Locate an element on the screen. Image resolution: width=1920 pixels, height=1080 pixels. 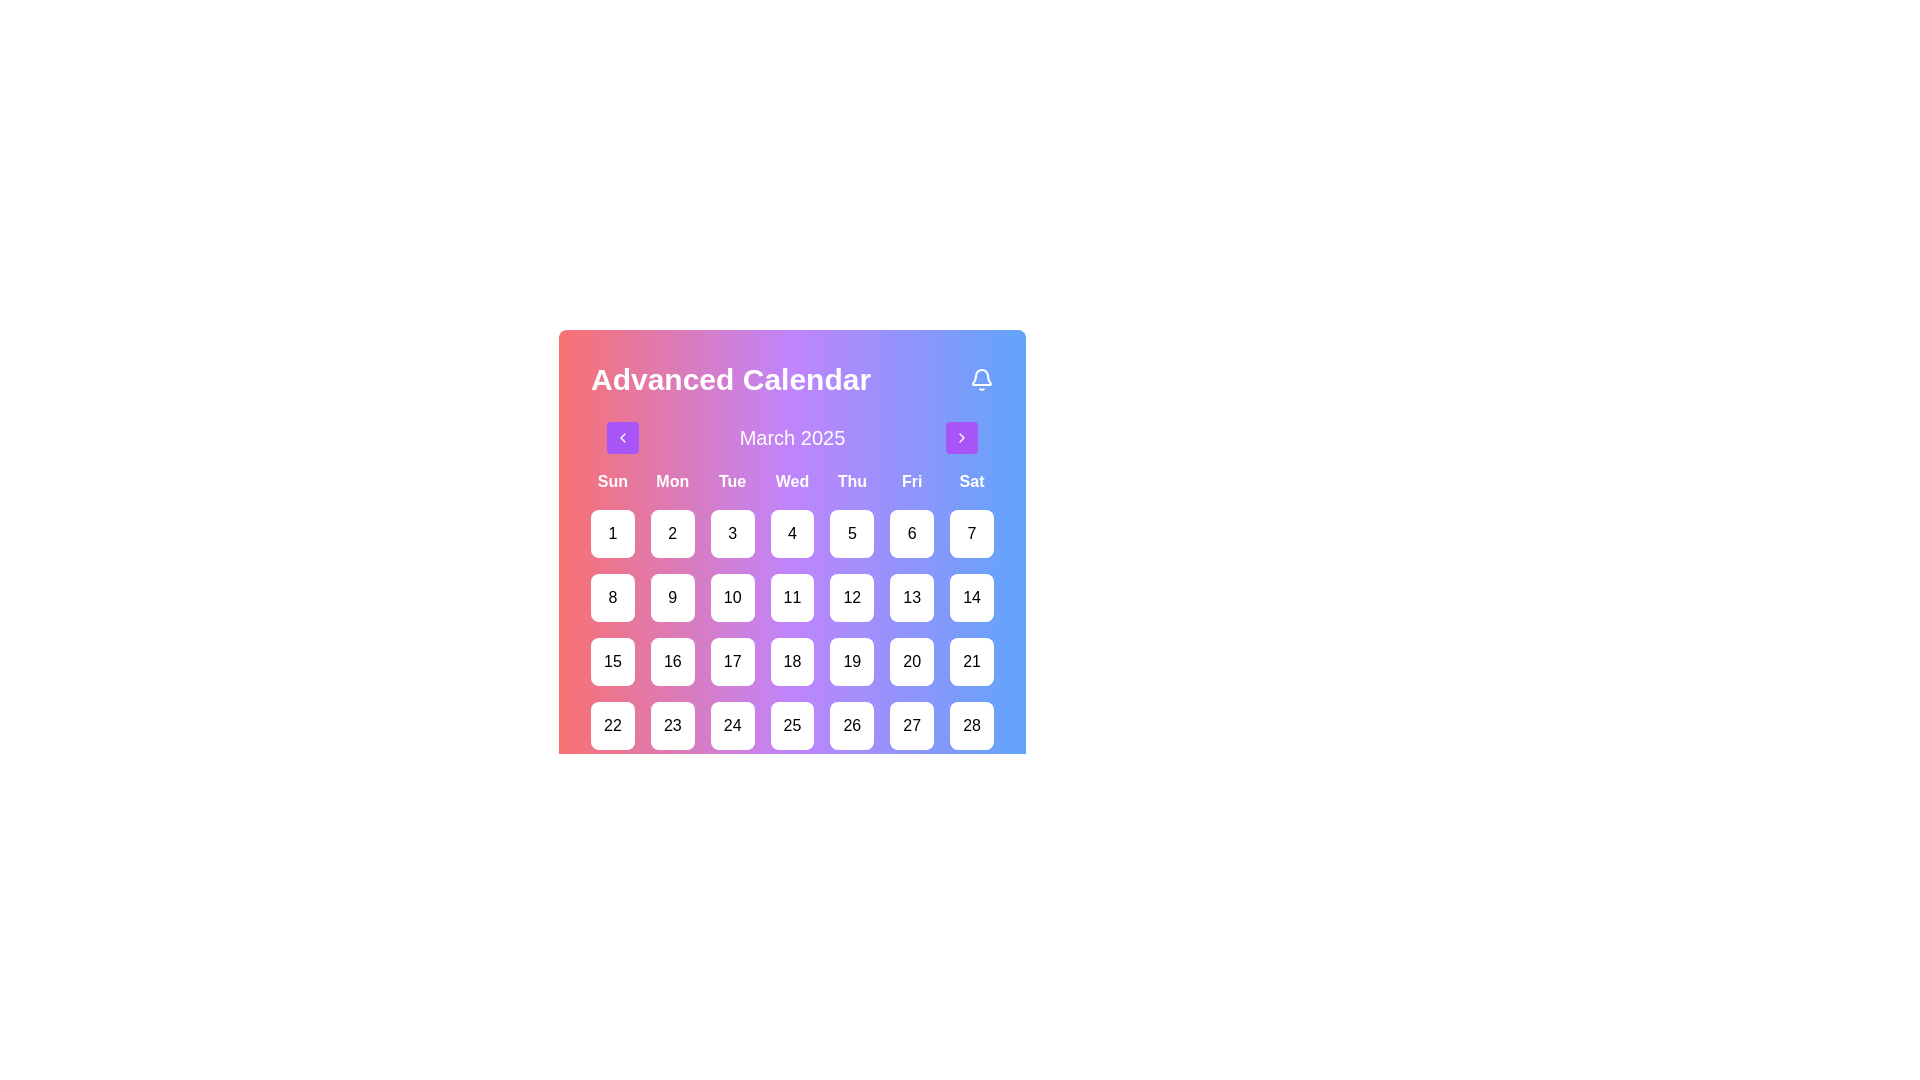
the button representing the calendar date '9' in the calendar grid under the 'Mon' column is located at coordinates (672, 596).